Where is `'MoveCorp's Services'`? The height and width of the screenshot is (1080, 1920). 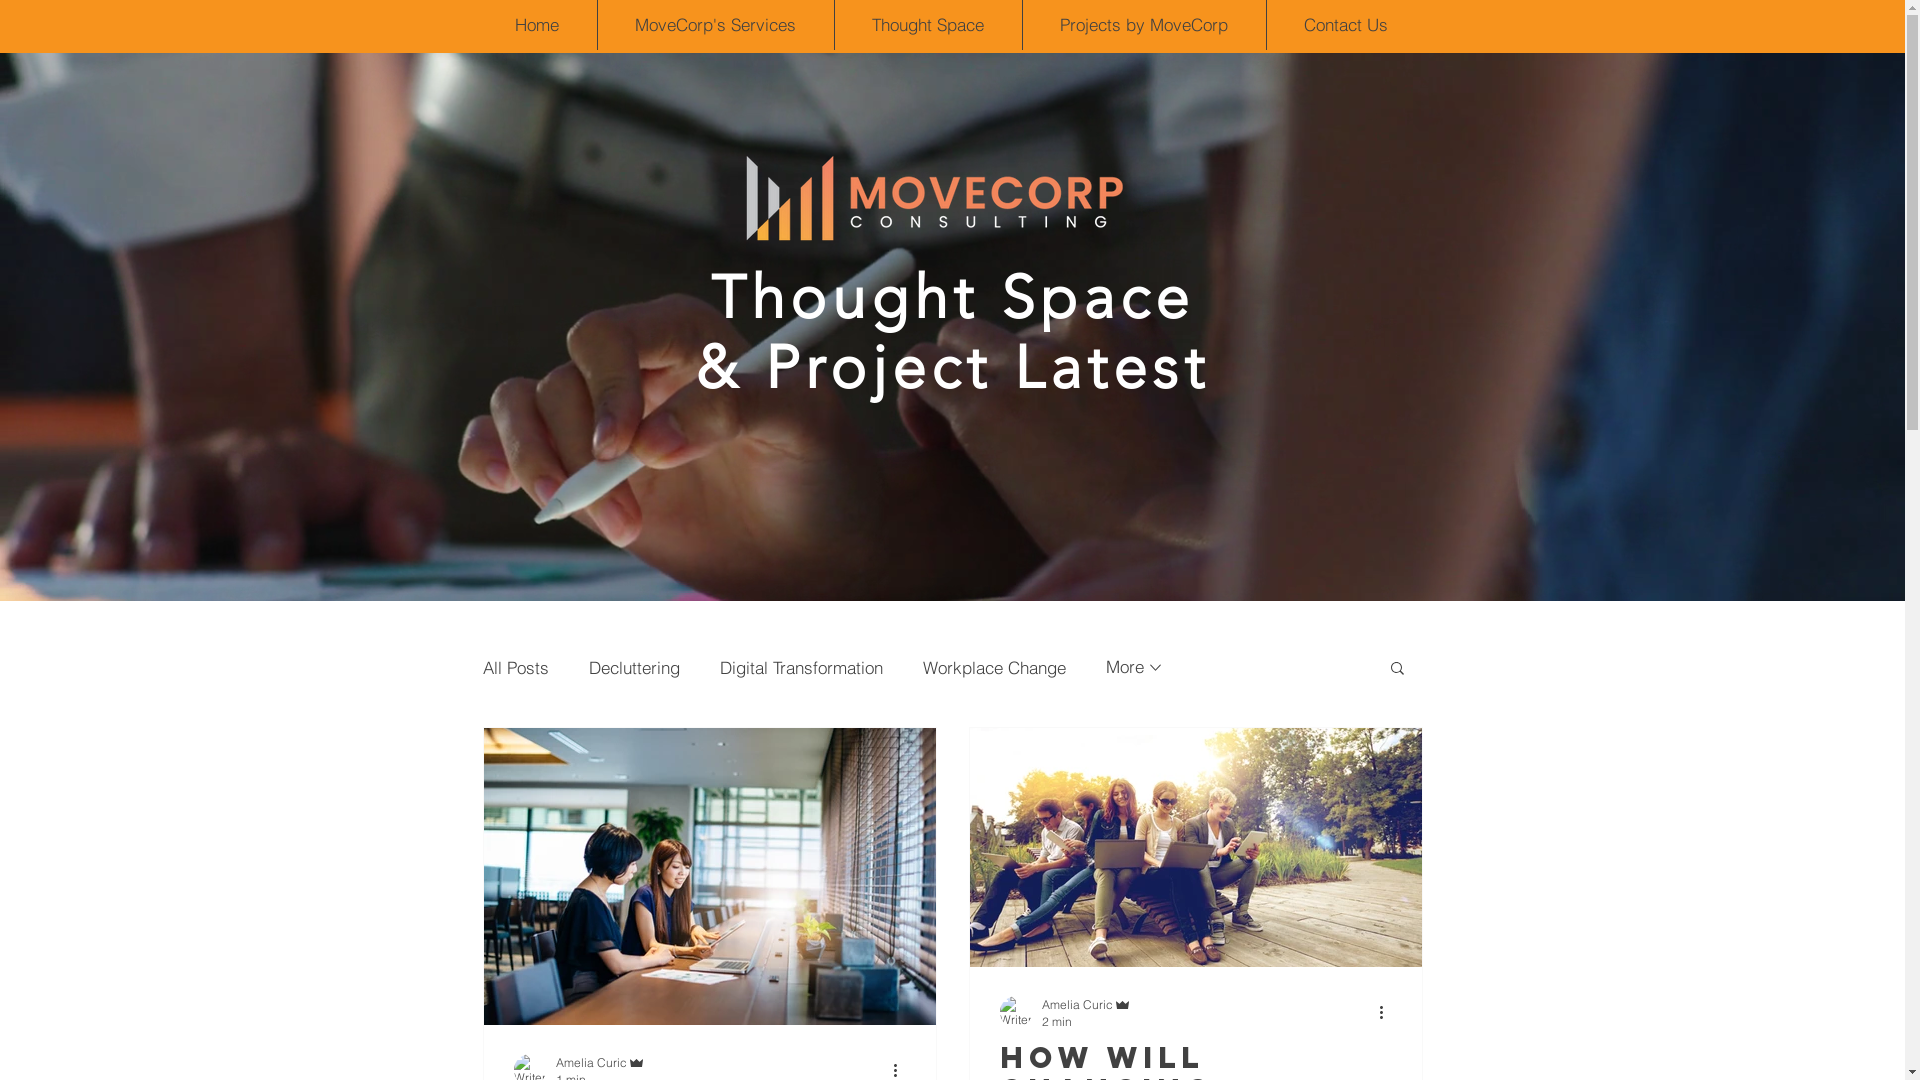 'MoveCorp's Services' is located at coordinates (715, 24).